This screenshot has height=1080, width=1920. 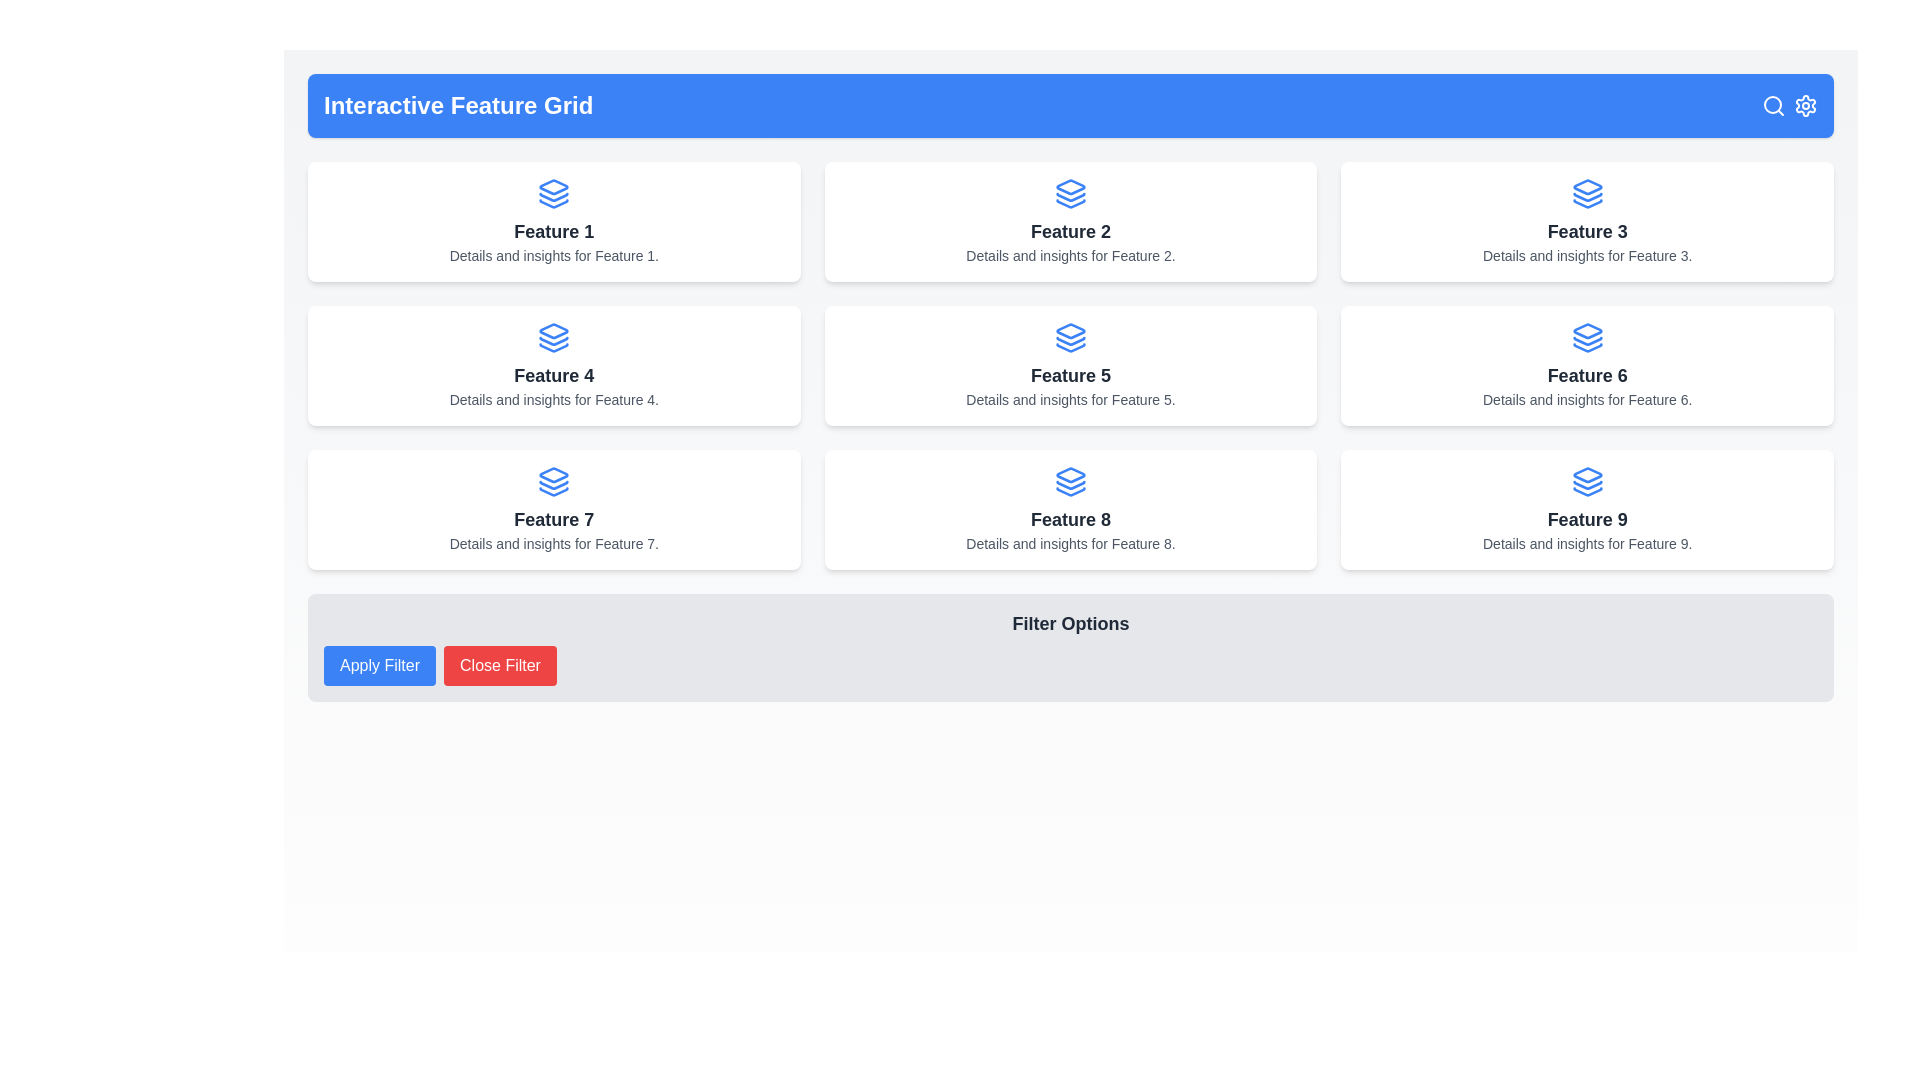 What do you see at coordinates (554, 366) in the screenshot?
I see `contents of the card titled 'Feature 4' which includes a bold title and descriptive text, located in the second row, first column of the grid layout` at bounding box center [554, 366].